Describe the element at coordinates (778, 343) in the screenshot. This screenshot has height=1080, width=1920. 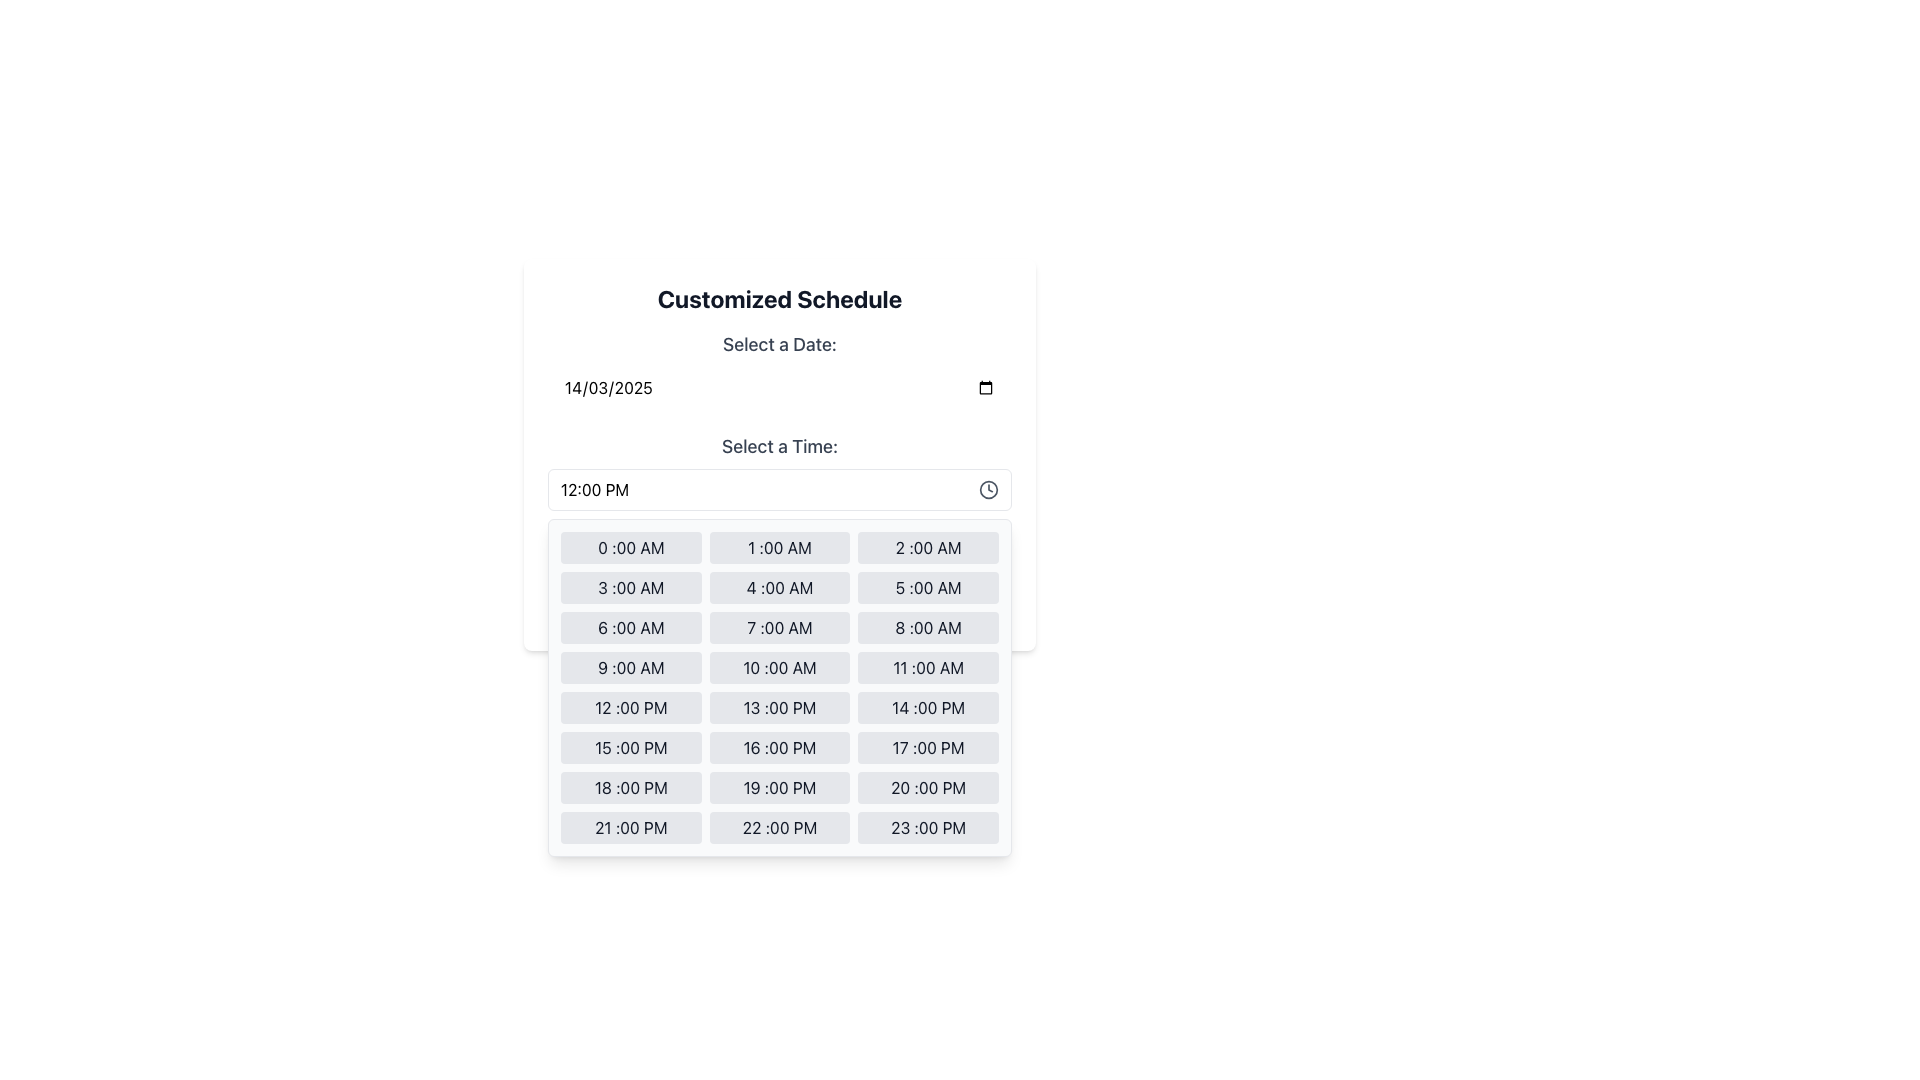
I see `the text label that identifies the date picker input field, located at the top-left of the date and time selection form` at that location.